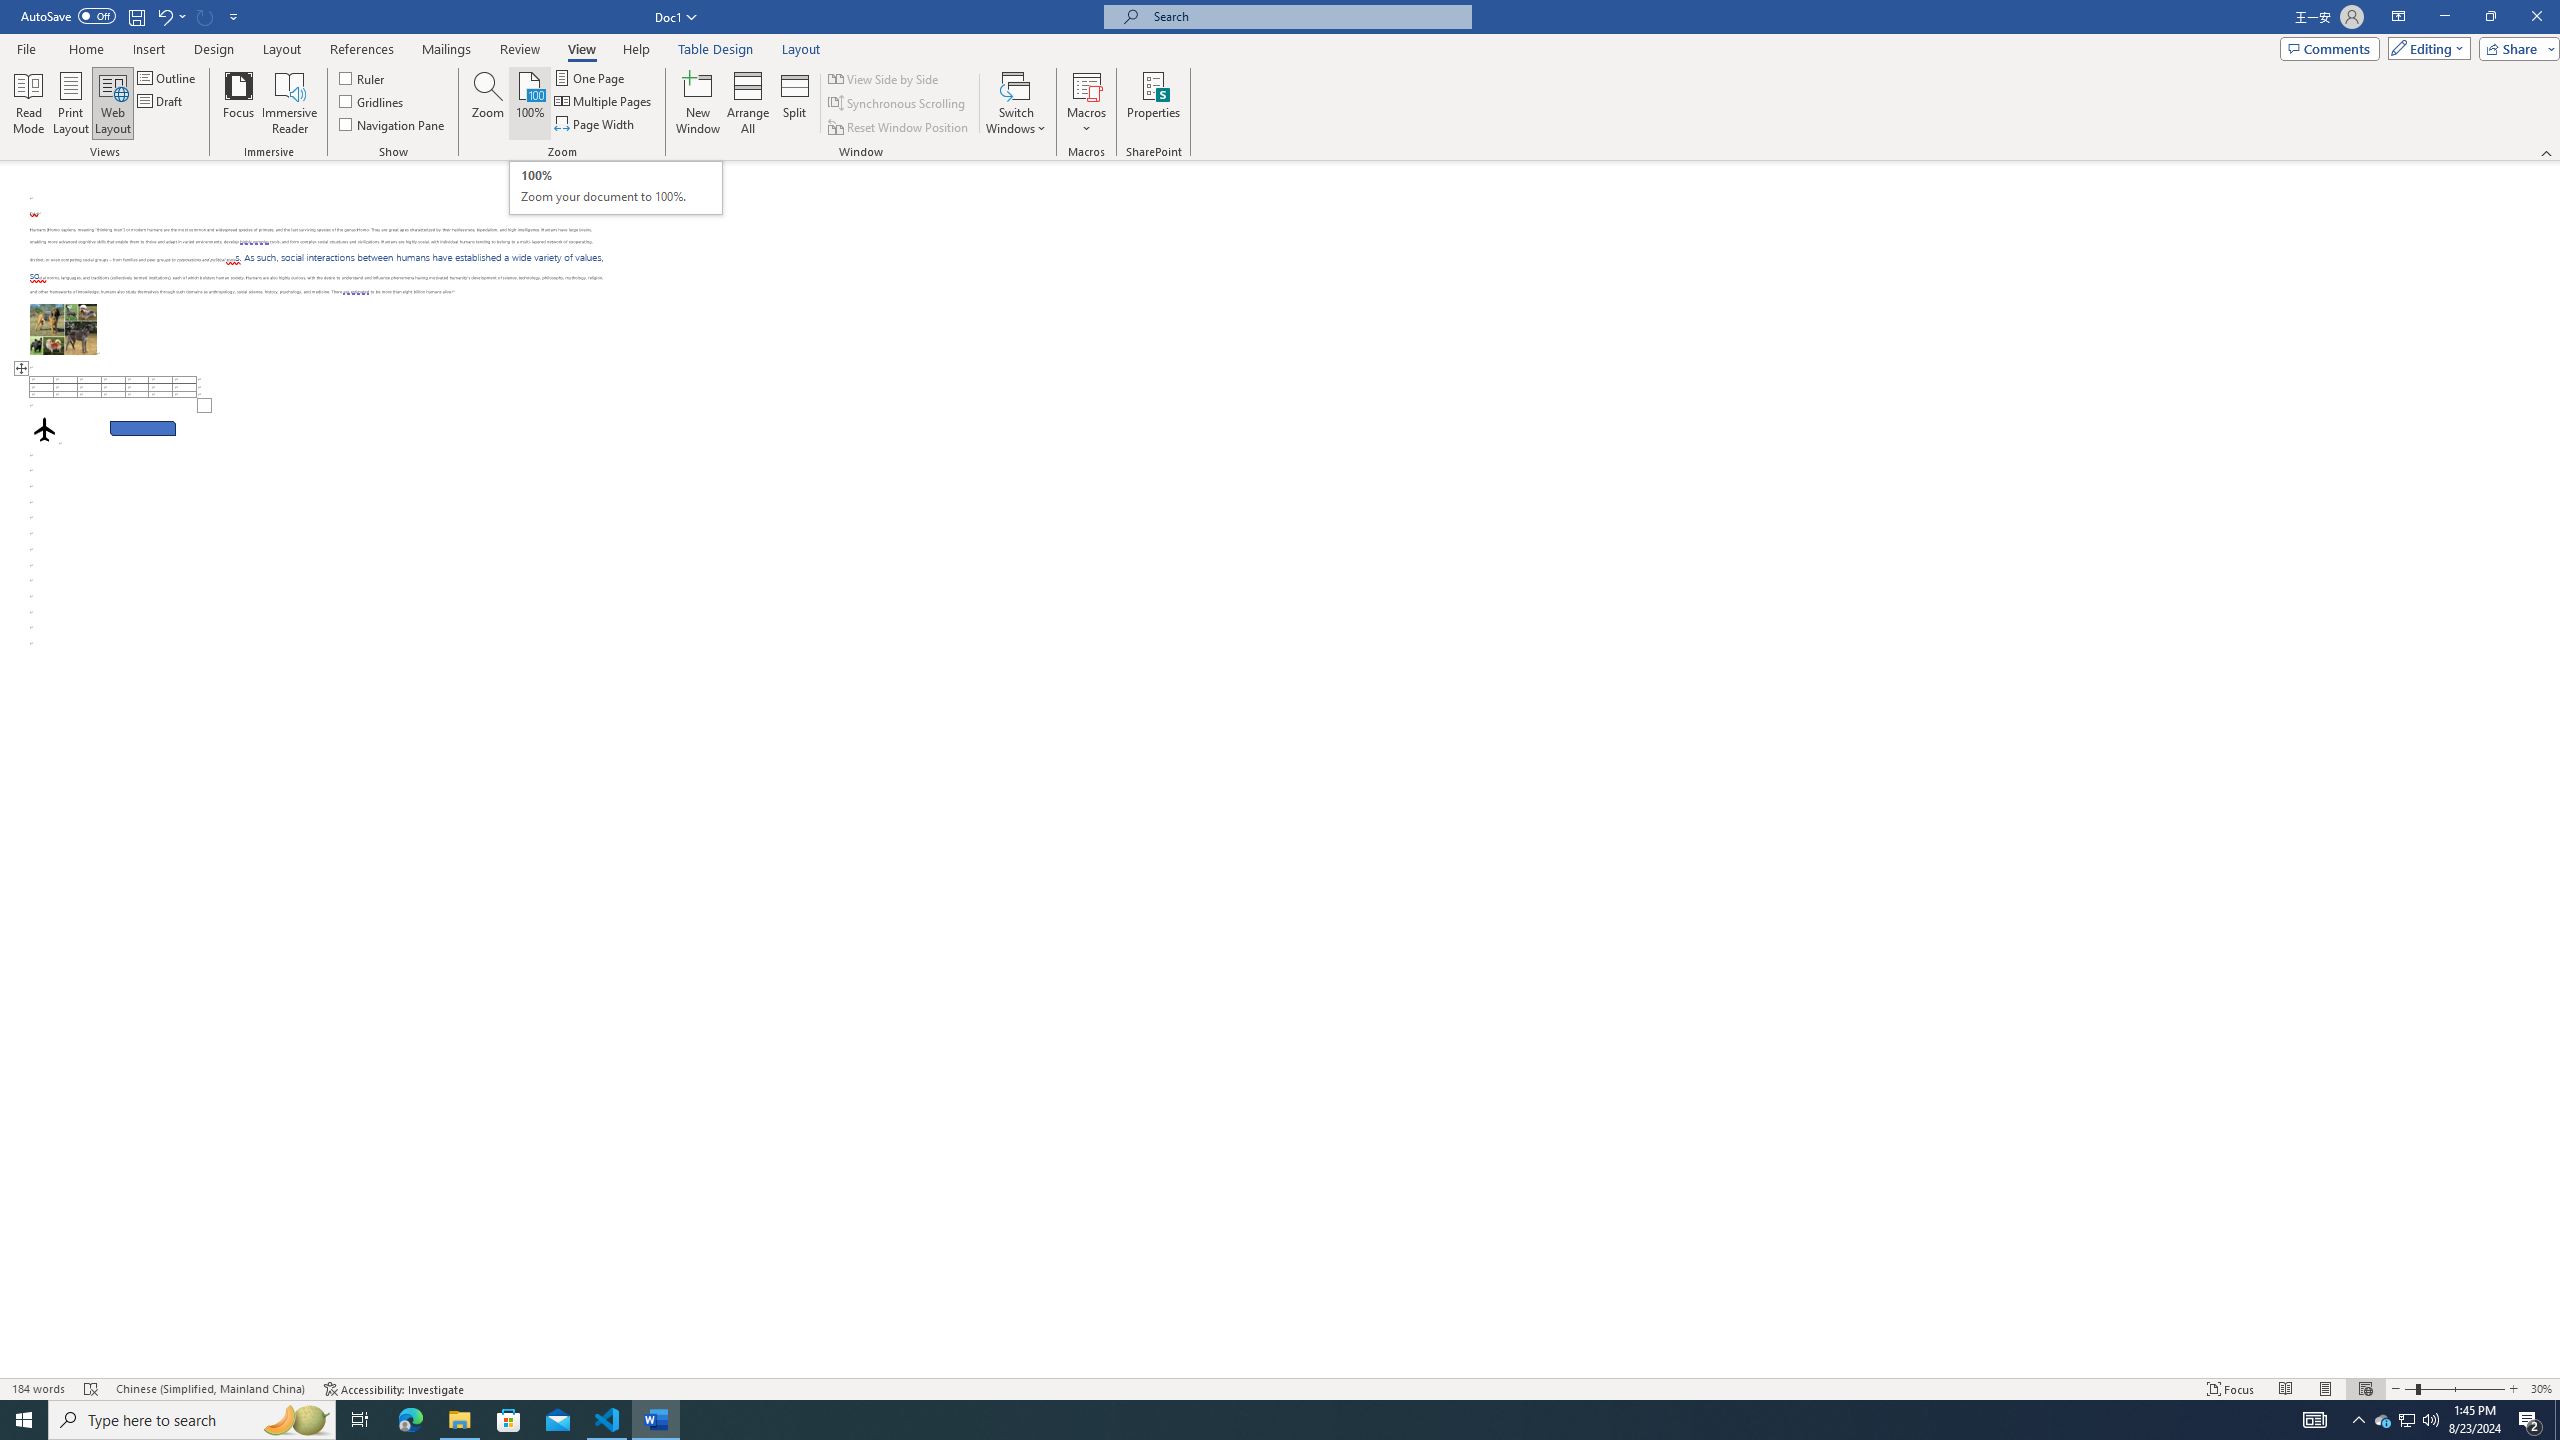 Image resolution: width=2560 pixels, height=1440 pixels. Describe the element at coordinates (167, 77) in the screenshot. I see `'Outline'` at that location.